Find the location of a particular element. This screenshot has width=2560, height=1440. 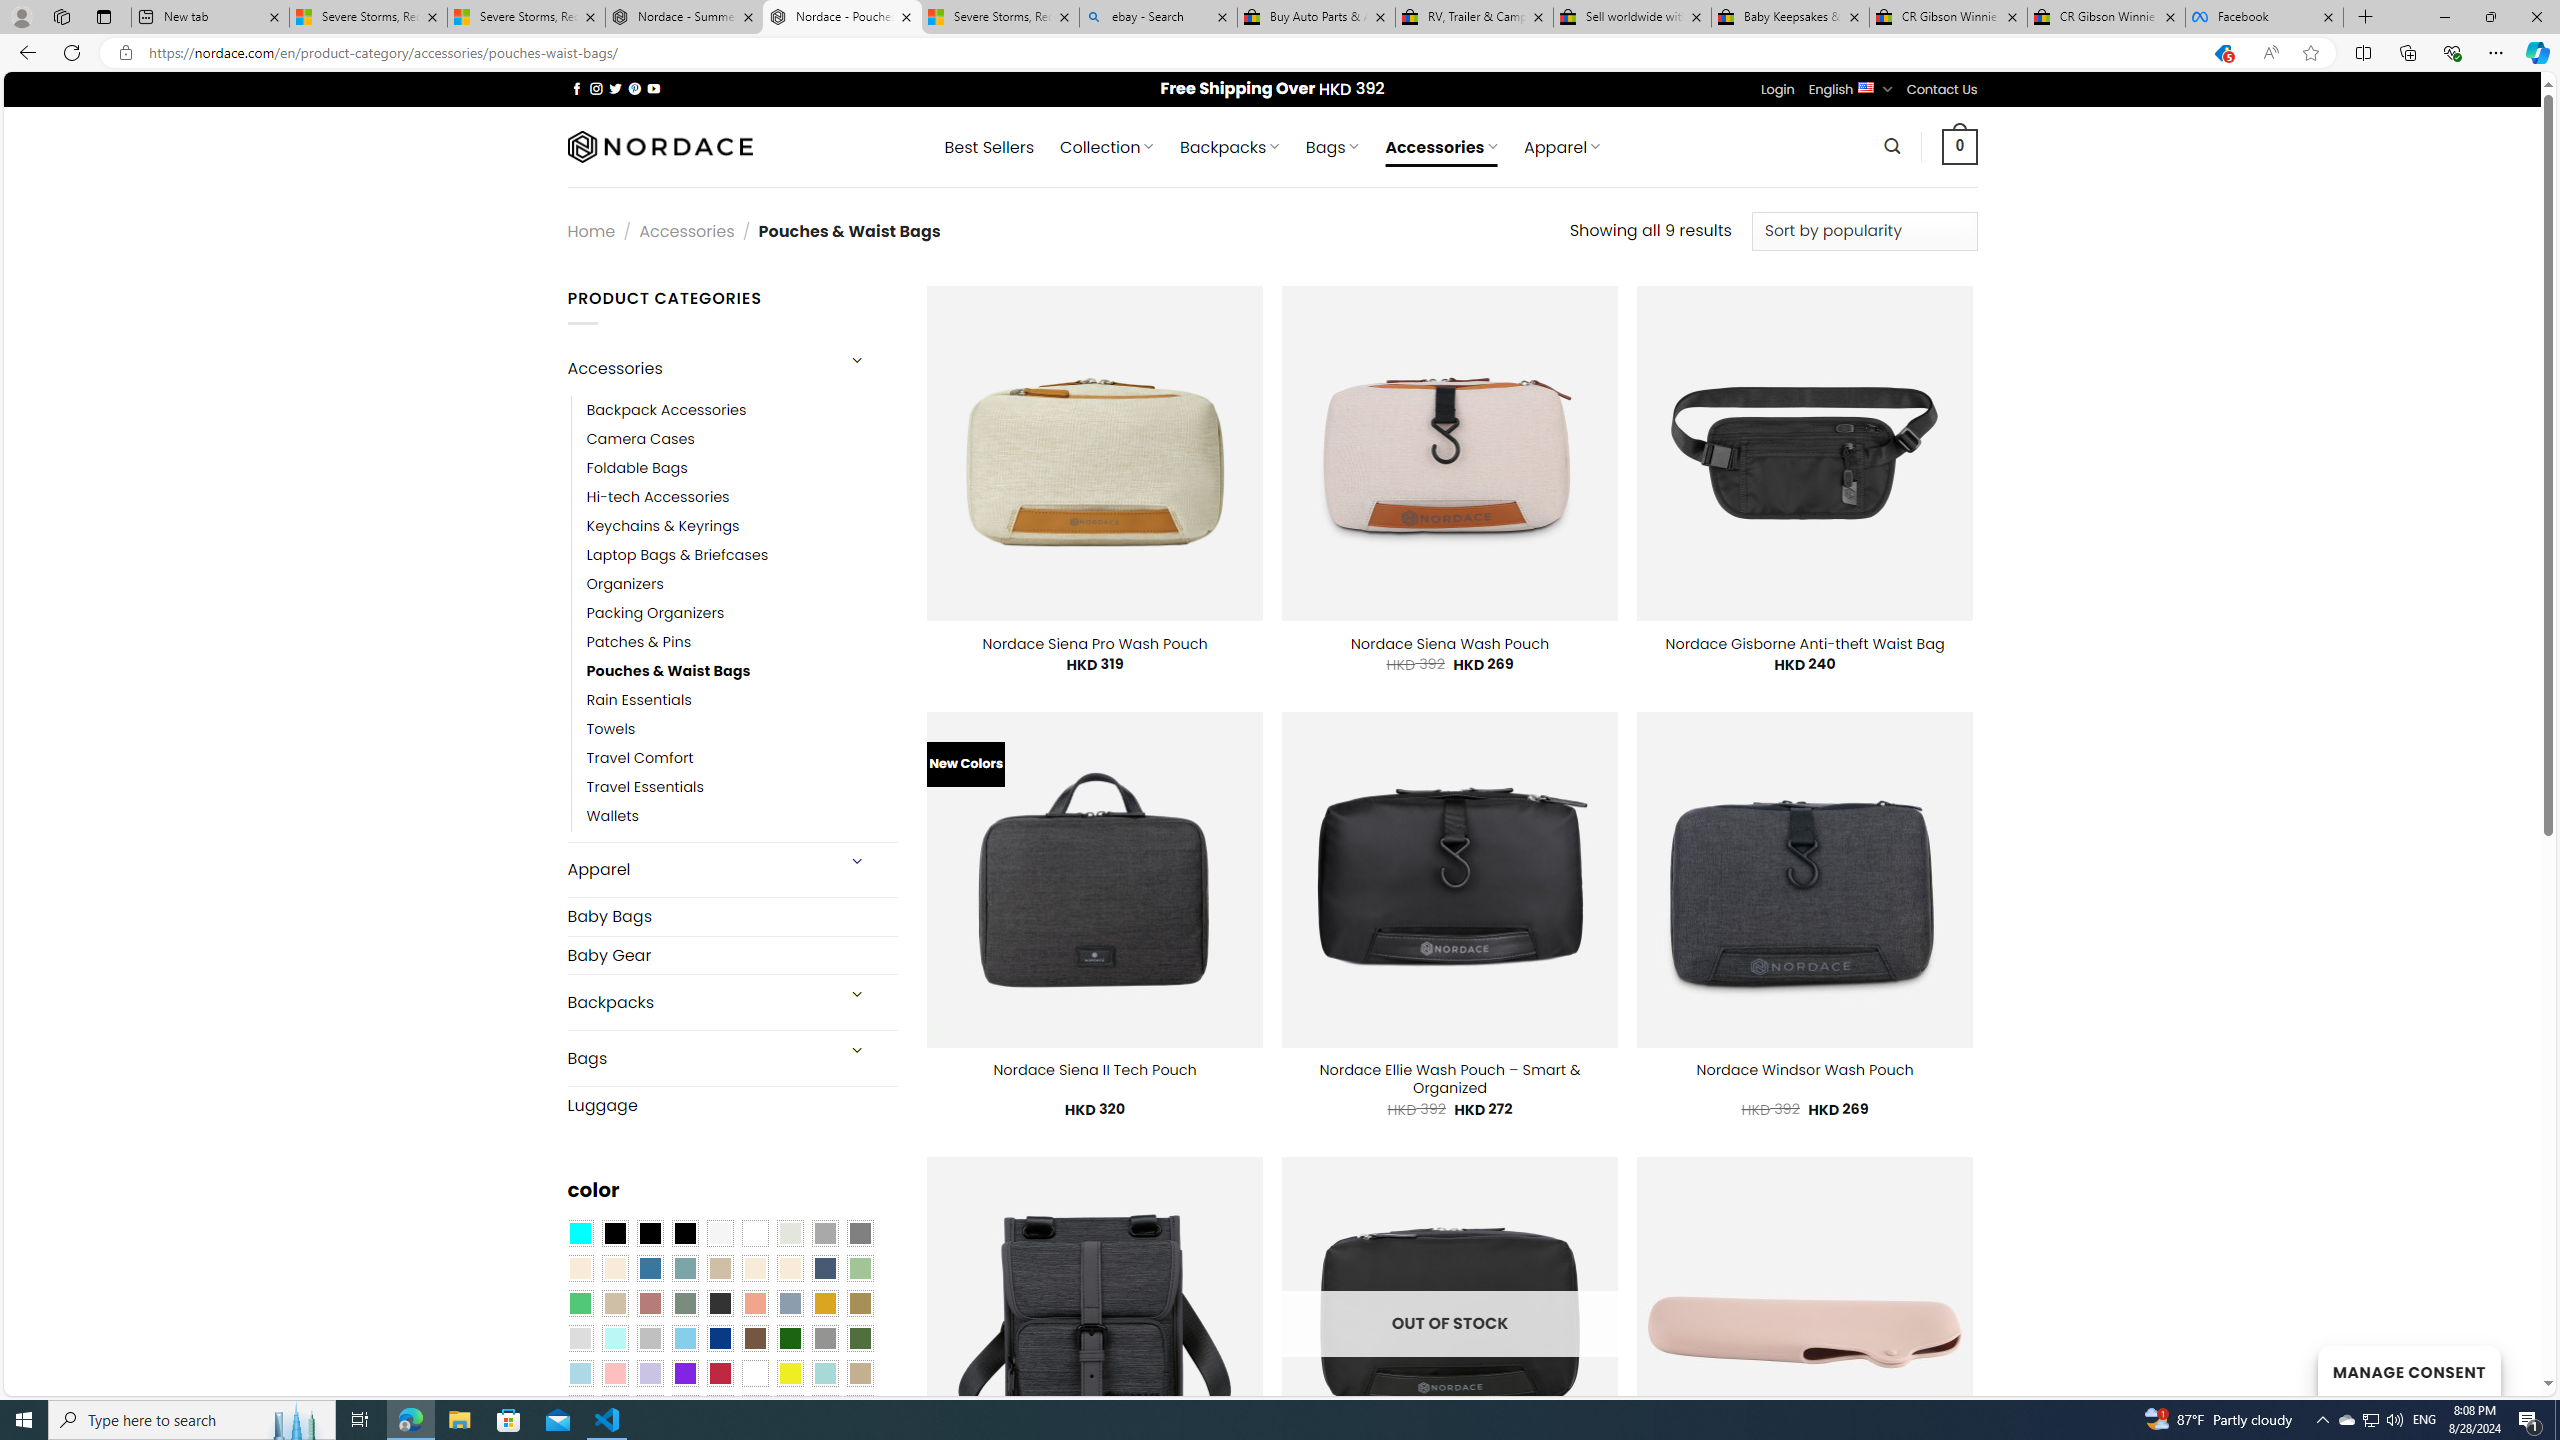

'Towels' is located at coordinates (610, 729).